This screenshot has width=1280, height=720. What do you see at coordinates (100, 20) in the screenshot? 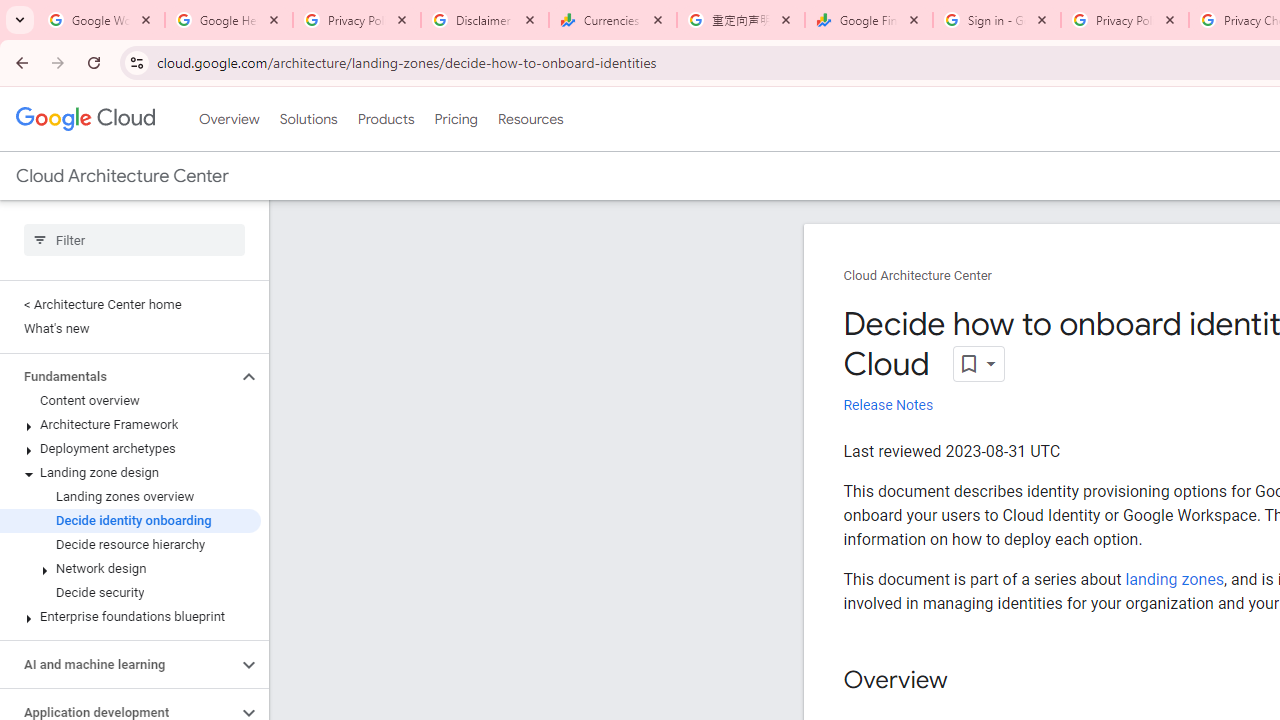
I see `'Google Workspace Admin Community'` at bounding box center [100, 20].